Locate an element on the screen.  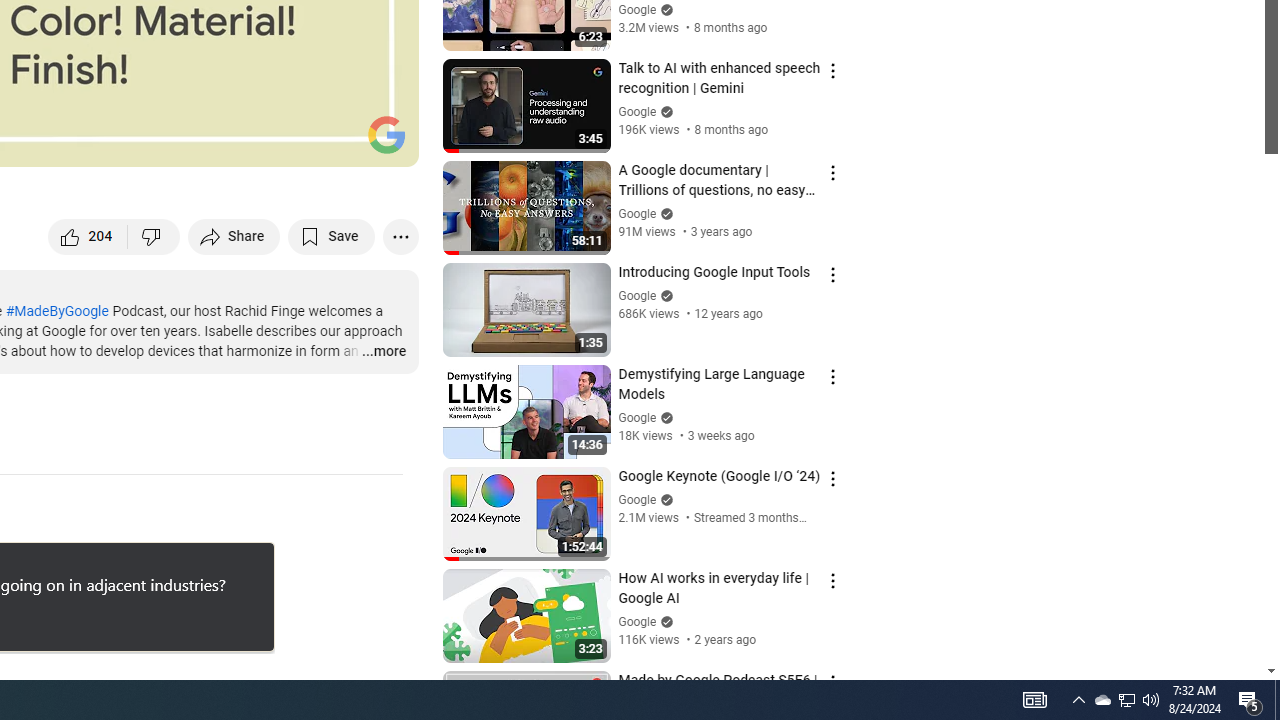
'Save to playlist' is located at coordinates (331, 235).